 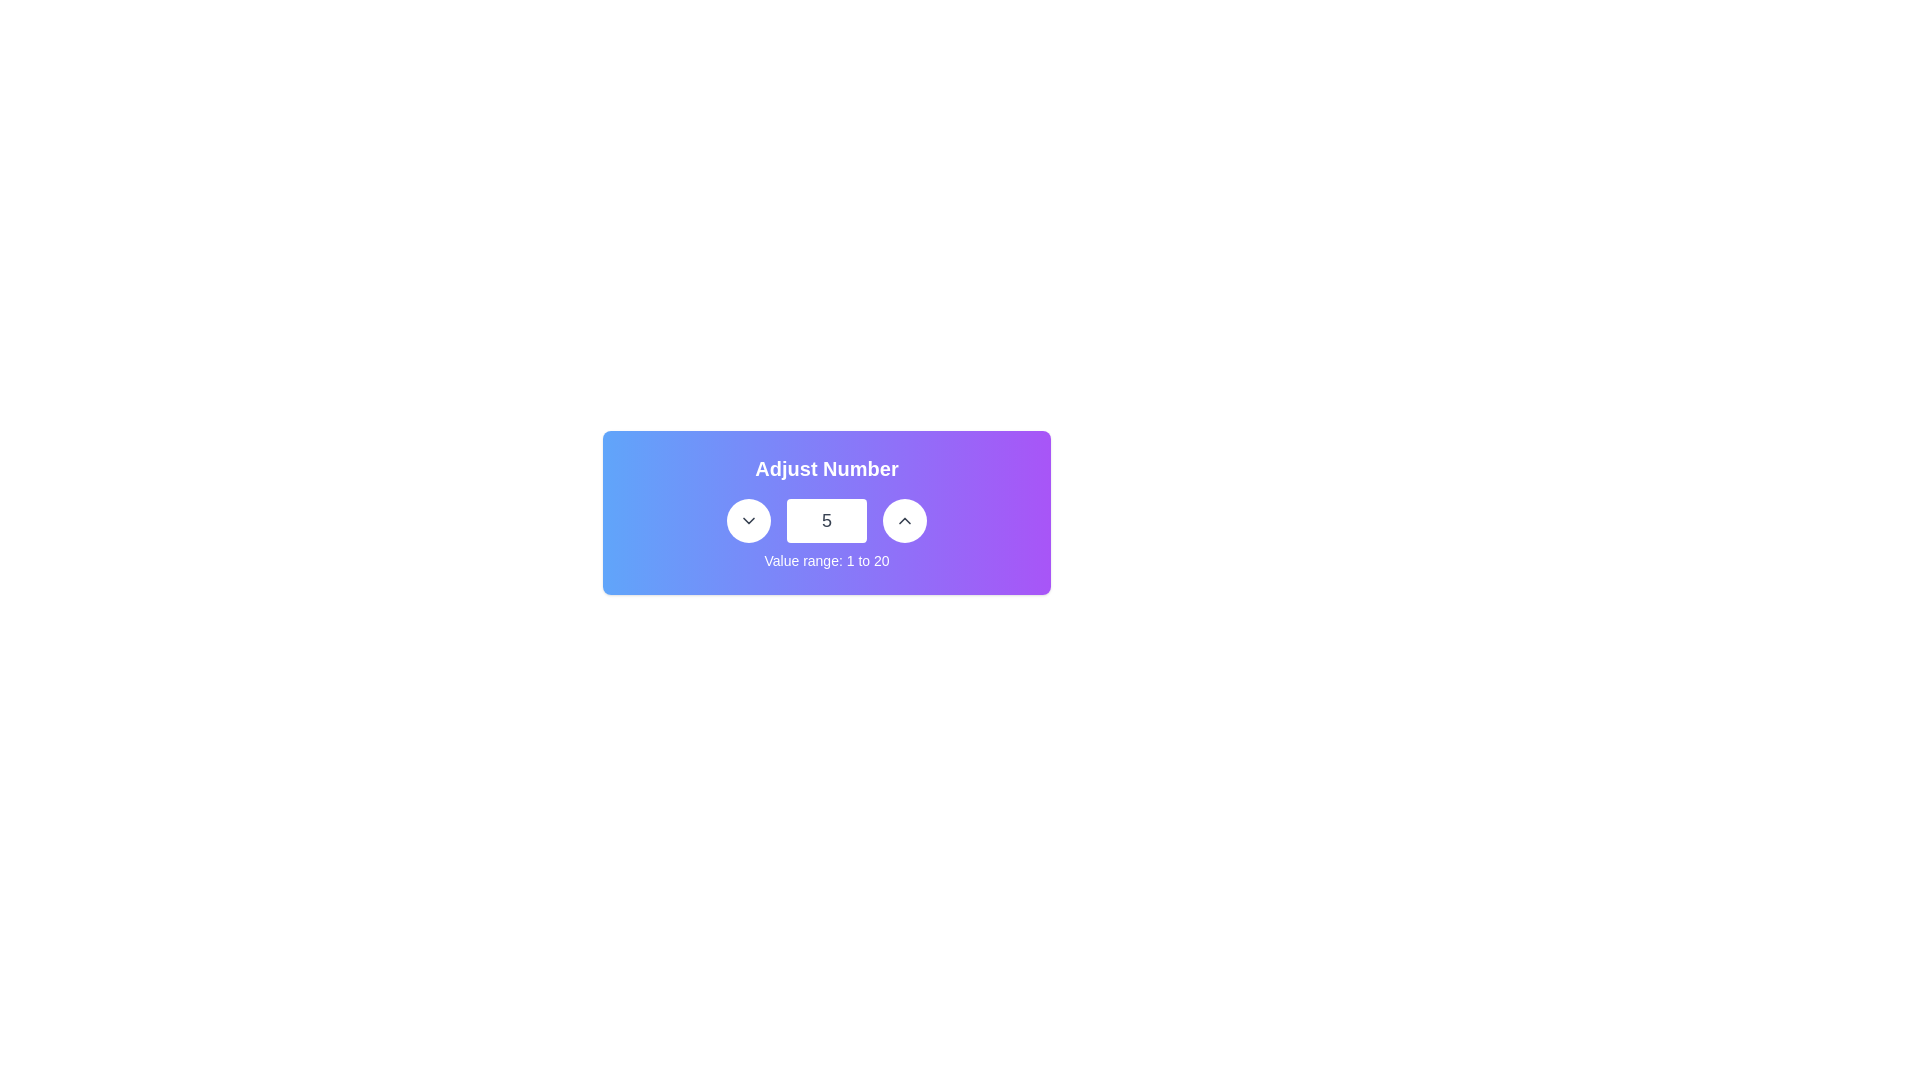 What do you see at coordinates (904, 519) in the screenshot?
I see `the increment button, which is represented by a chevron-type icon centered within a circular, white button with a gray border at the topmost region of the component row` at bounding box center [904, 519].